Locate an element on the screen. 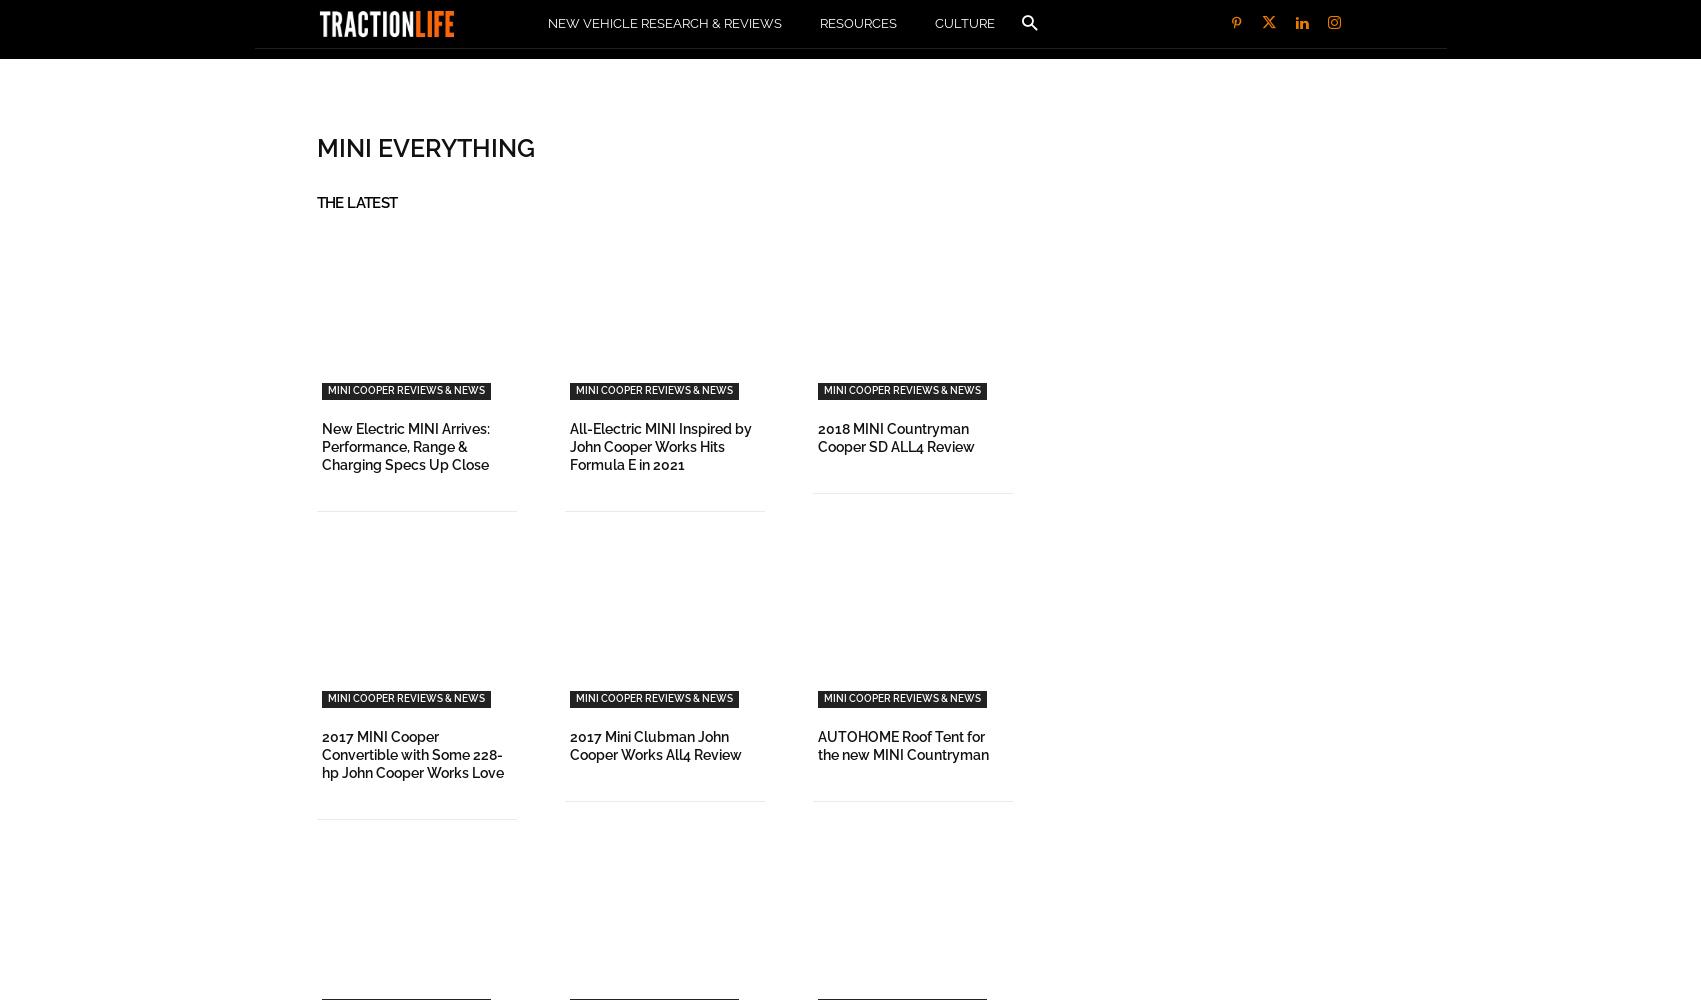 The width and height of the screenshot is (1701, 1000). 'New Electric MINI Arrives: Performance, Range & Charging Specs Up Close' is located at coordinates (404, 445).